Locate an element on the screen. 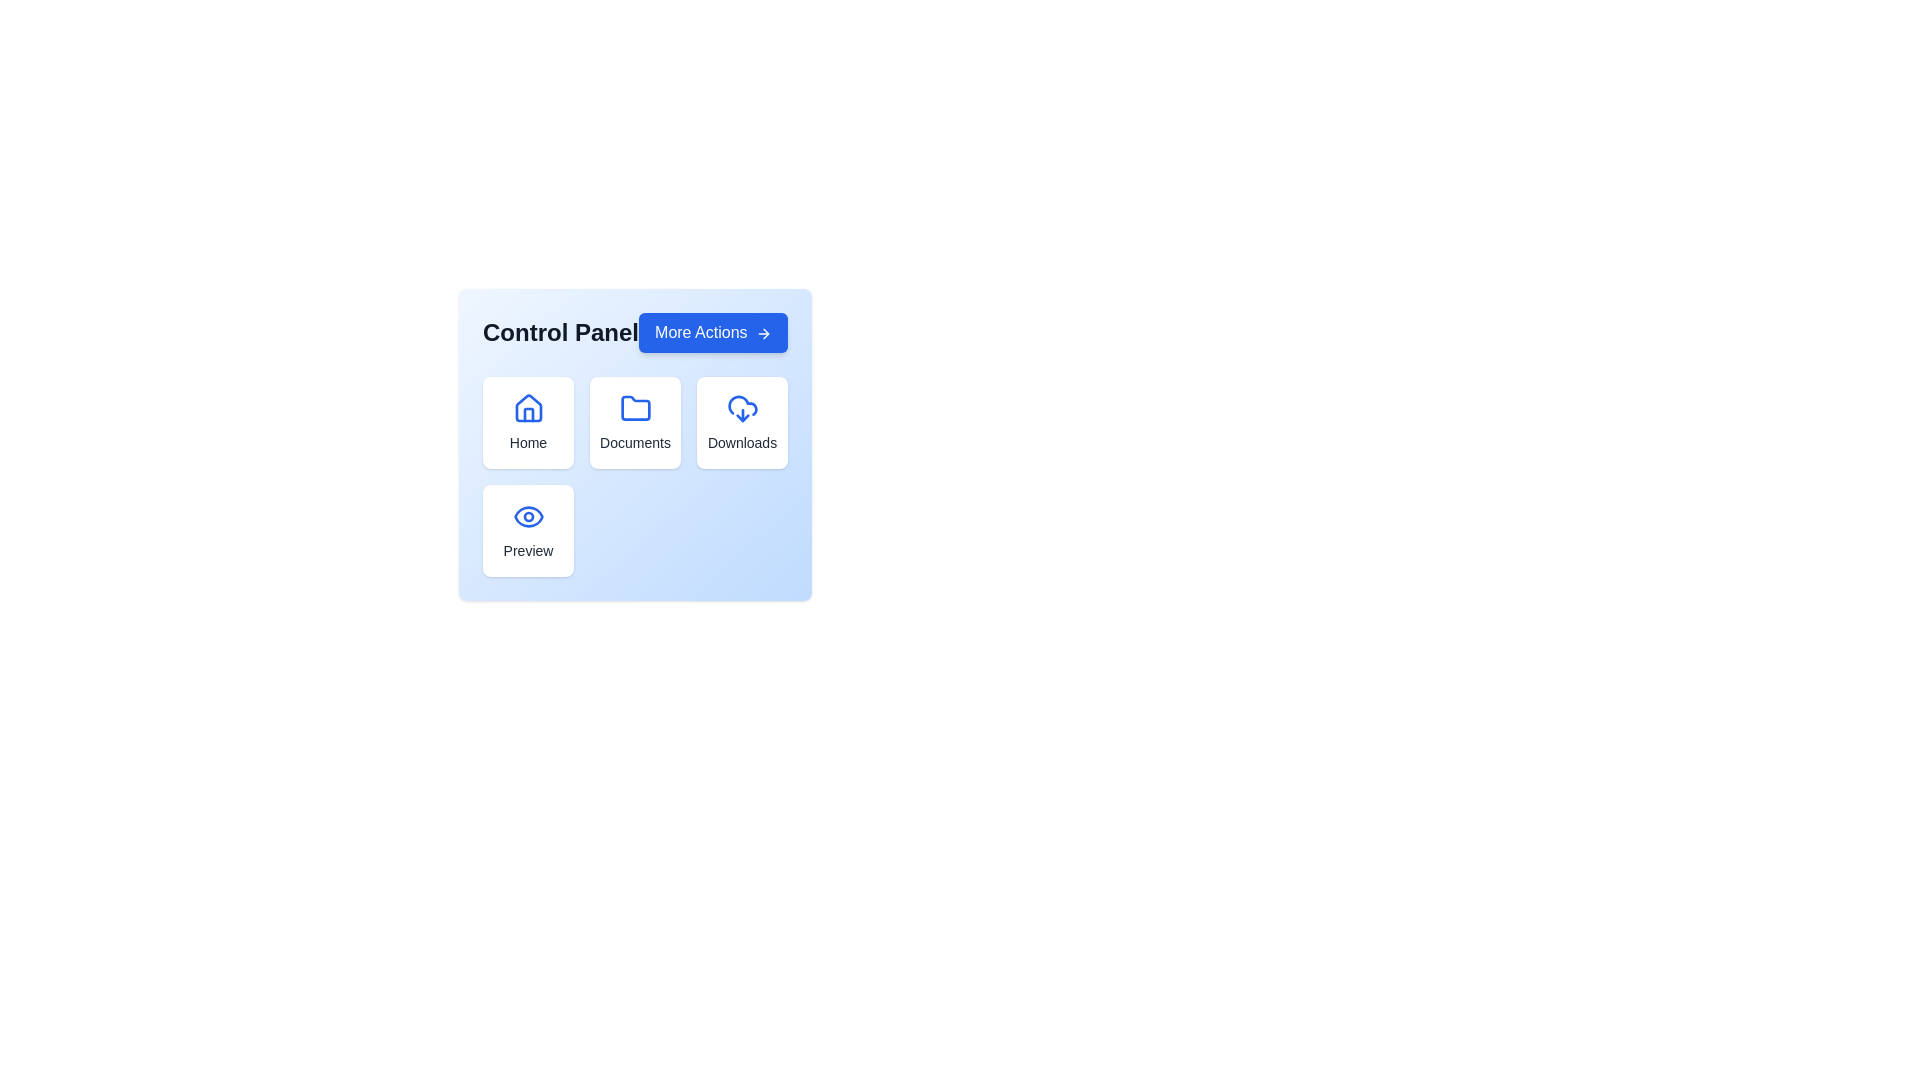  the centrally aligned text label that describes the adjacent folder icon in the control panel interface is located at coordinates (634, 442).